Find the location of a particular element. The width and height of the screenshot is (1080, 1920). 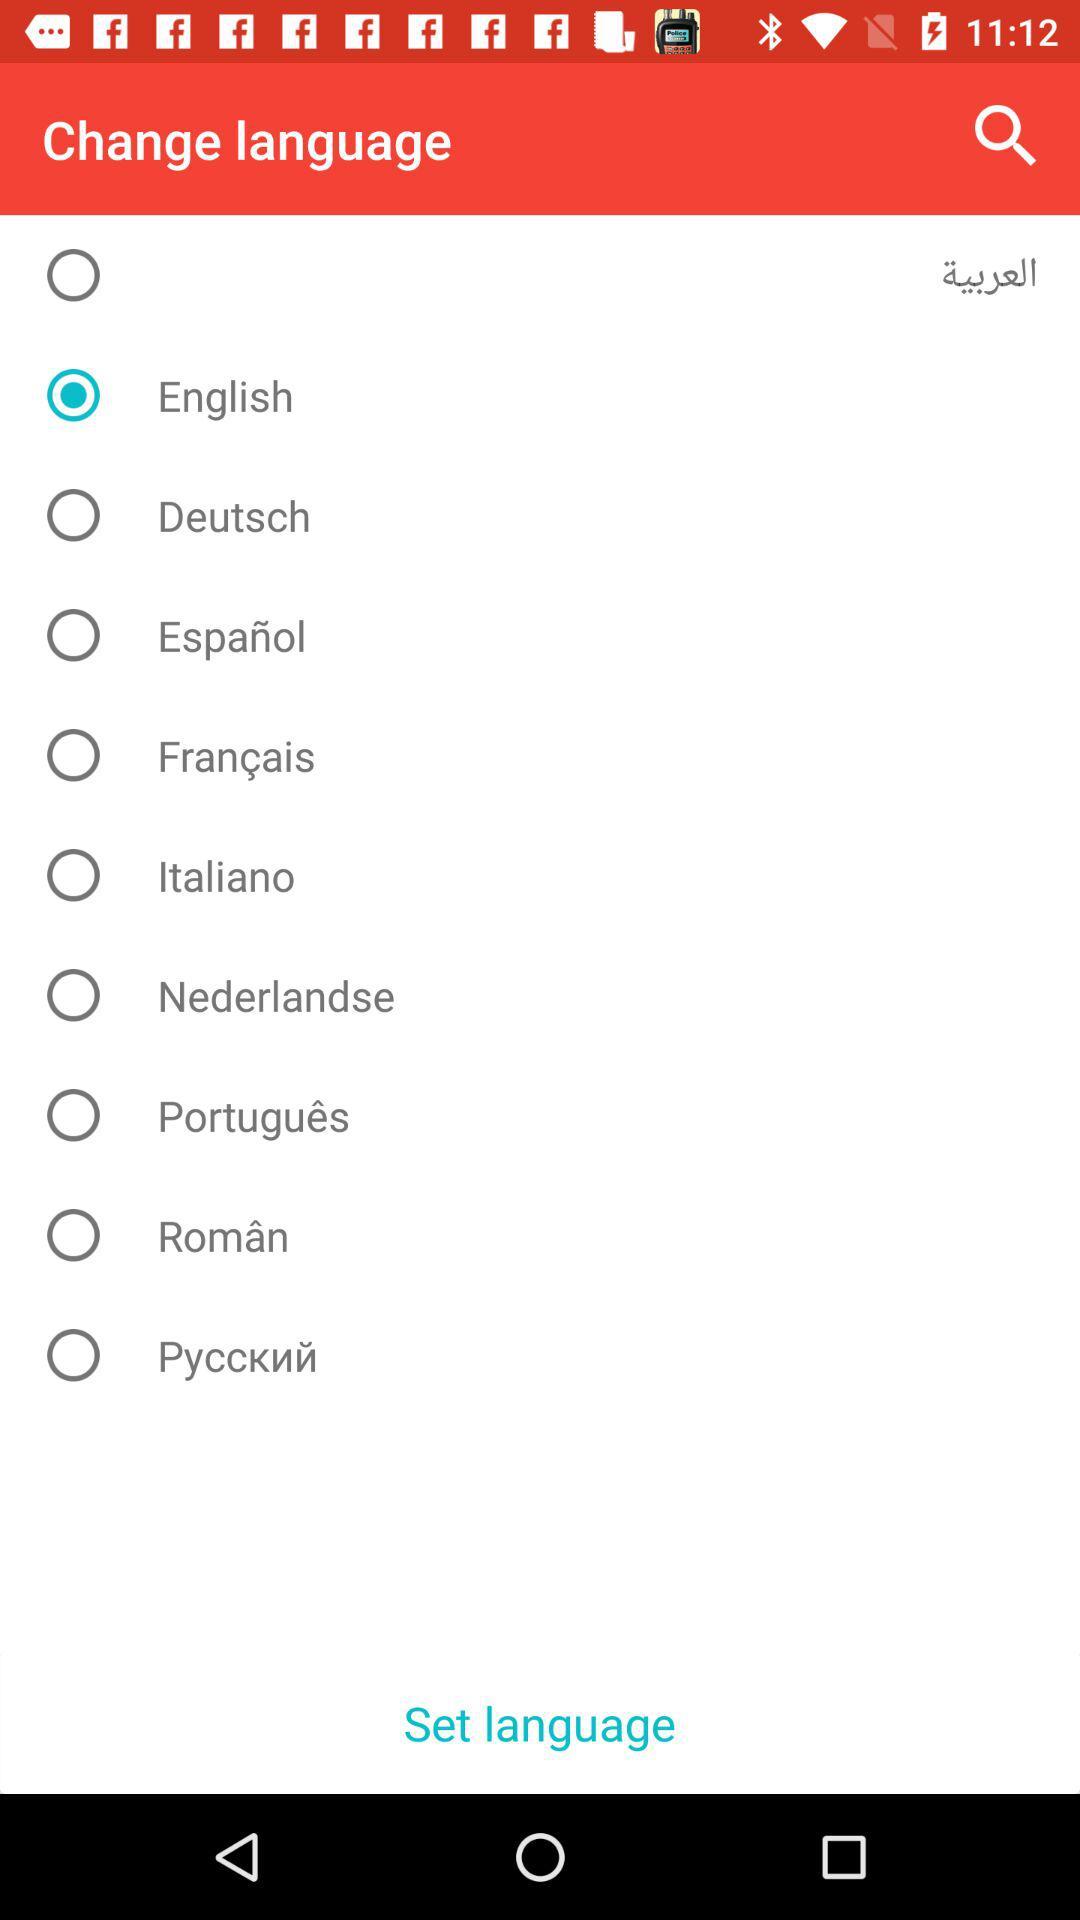

the item above nederlandse is located at coordinates (555, 875).